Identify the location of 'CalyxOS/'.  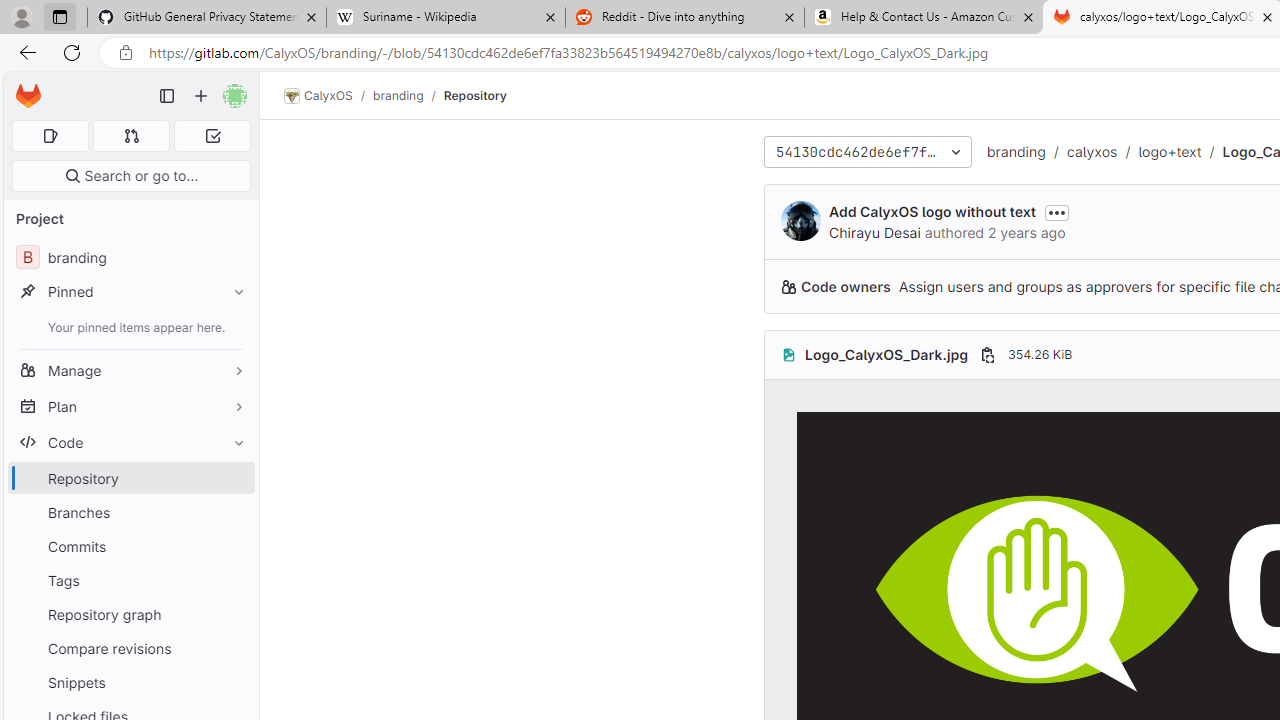
(328, 96).